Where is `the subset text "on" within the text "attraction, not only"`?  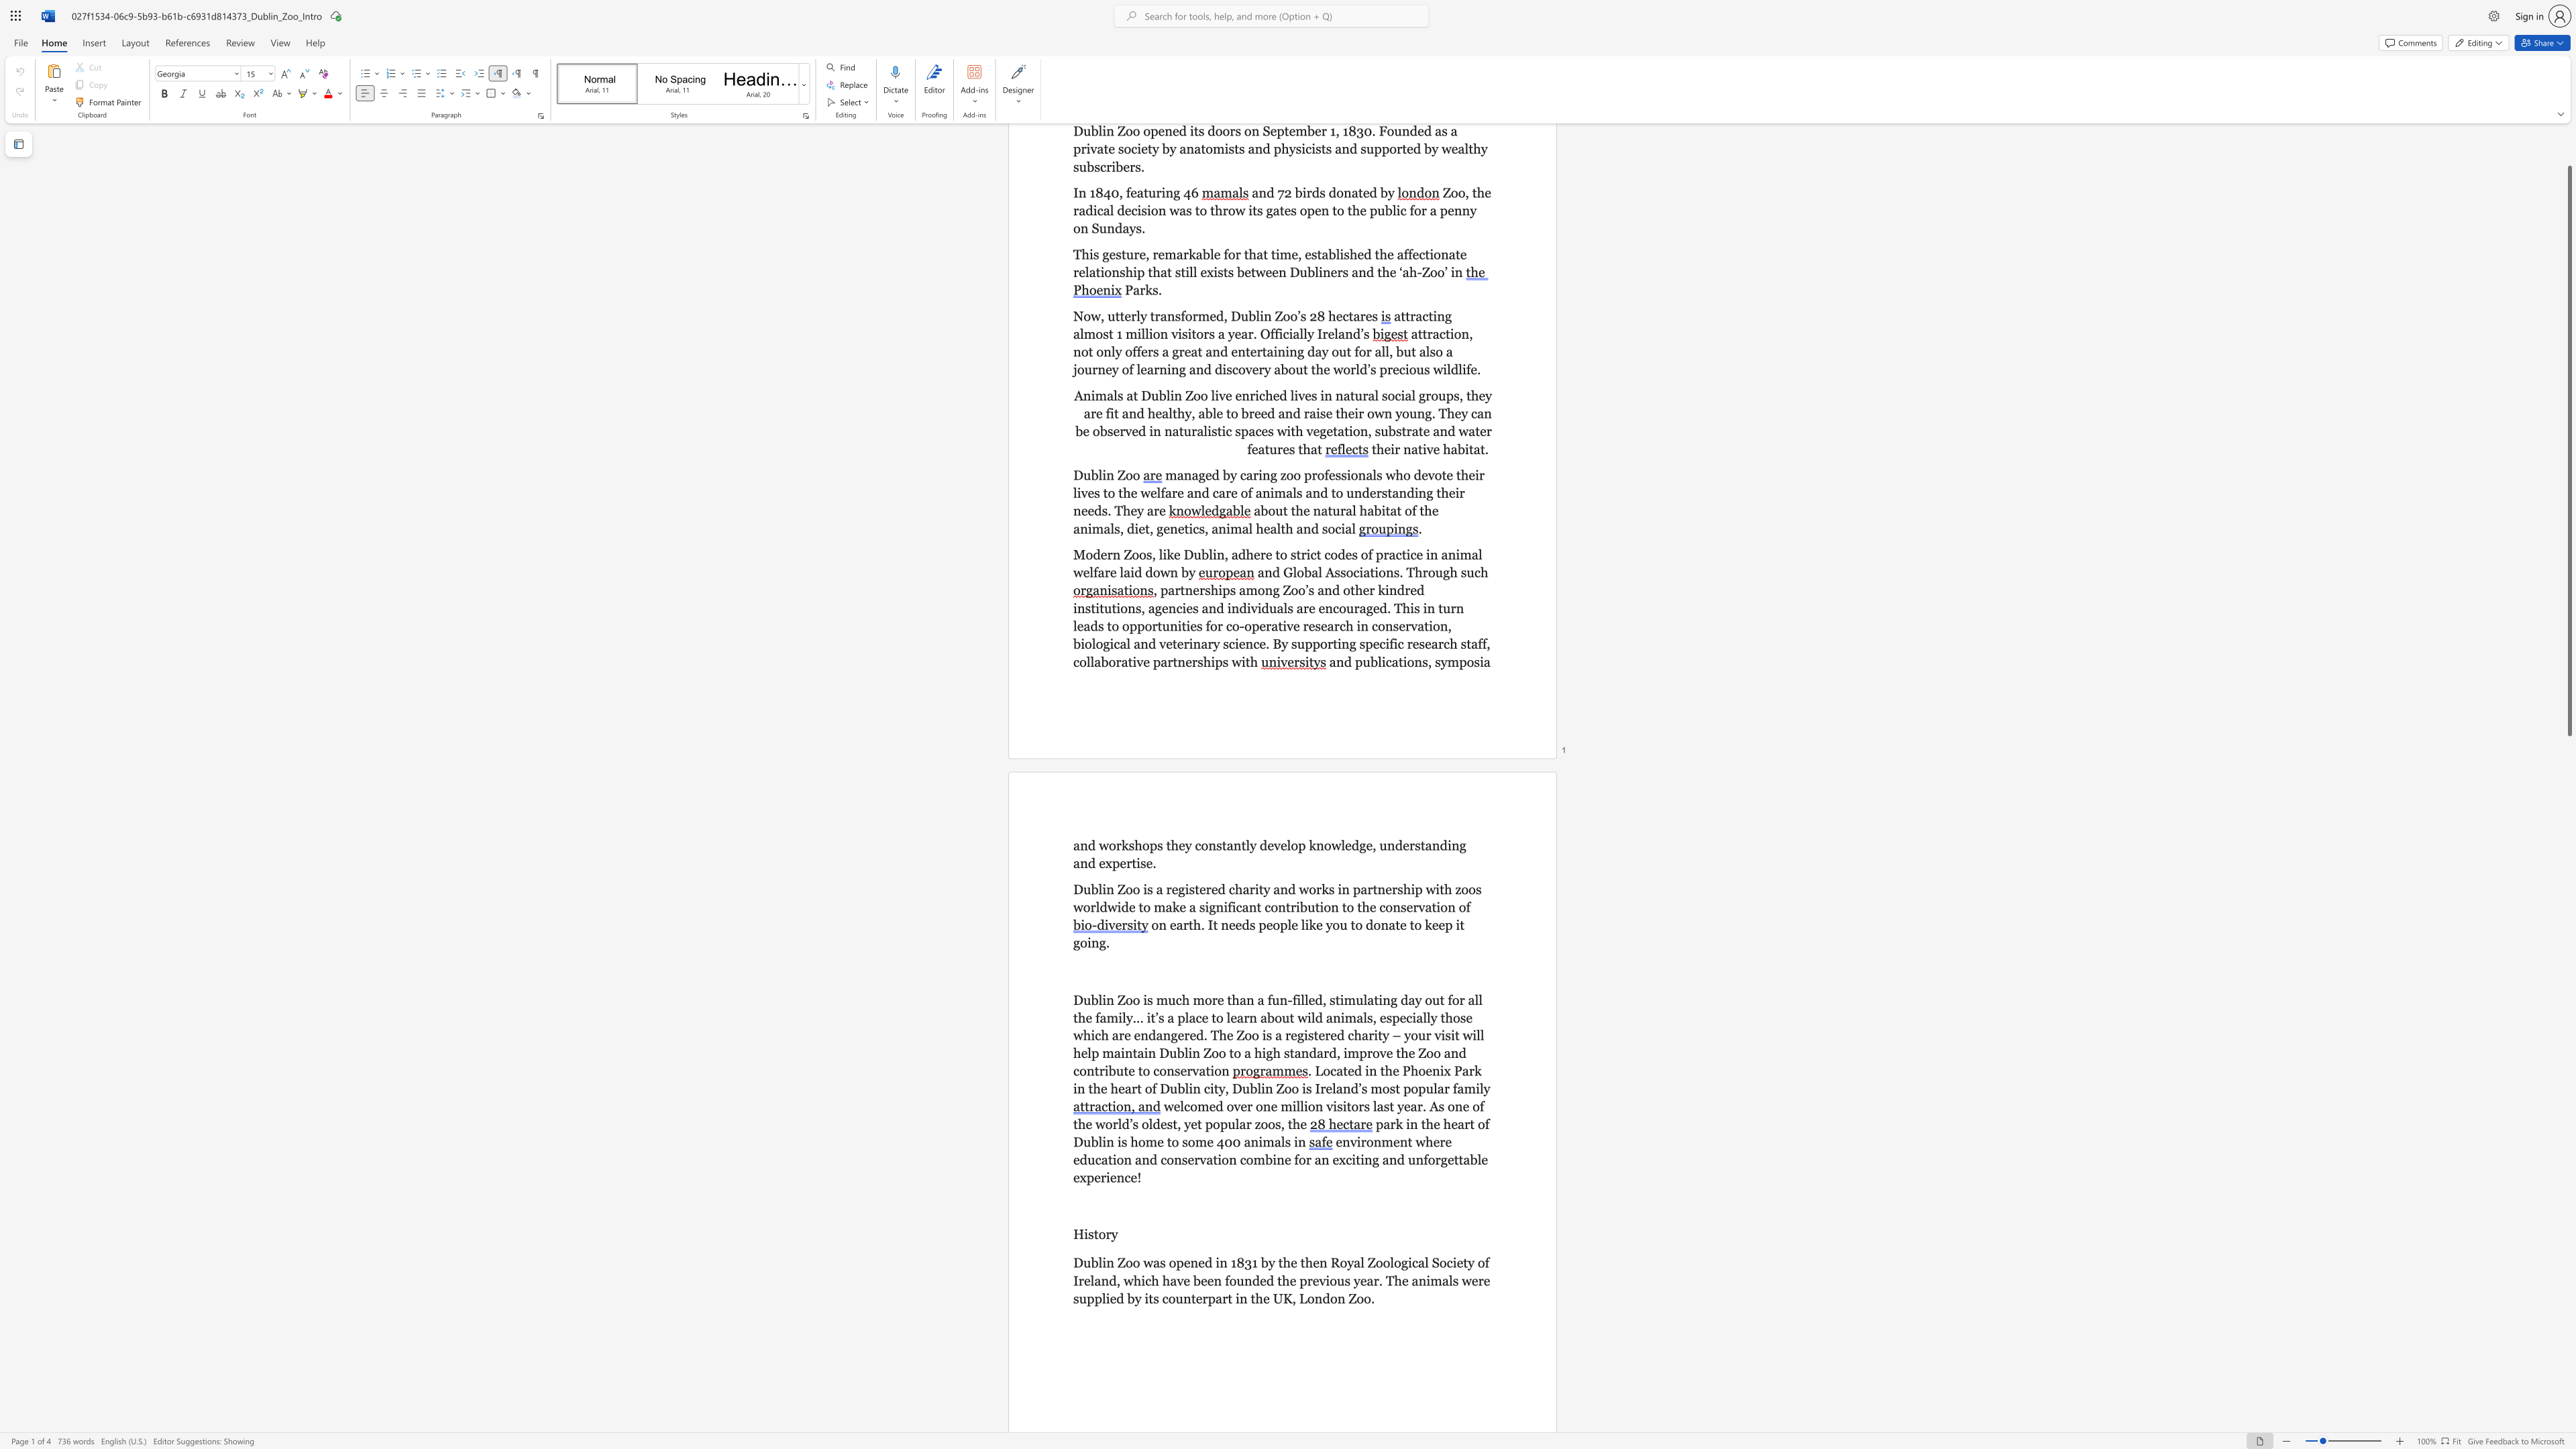
the subset text "on" within the text "attraction, not only" is located at coordinates (1453, 332).